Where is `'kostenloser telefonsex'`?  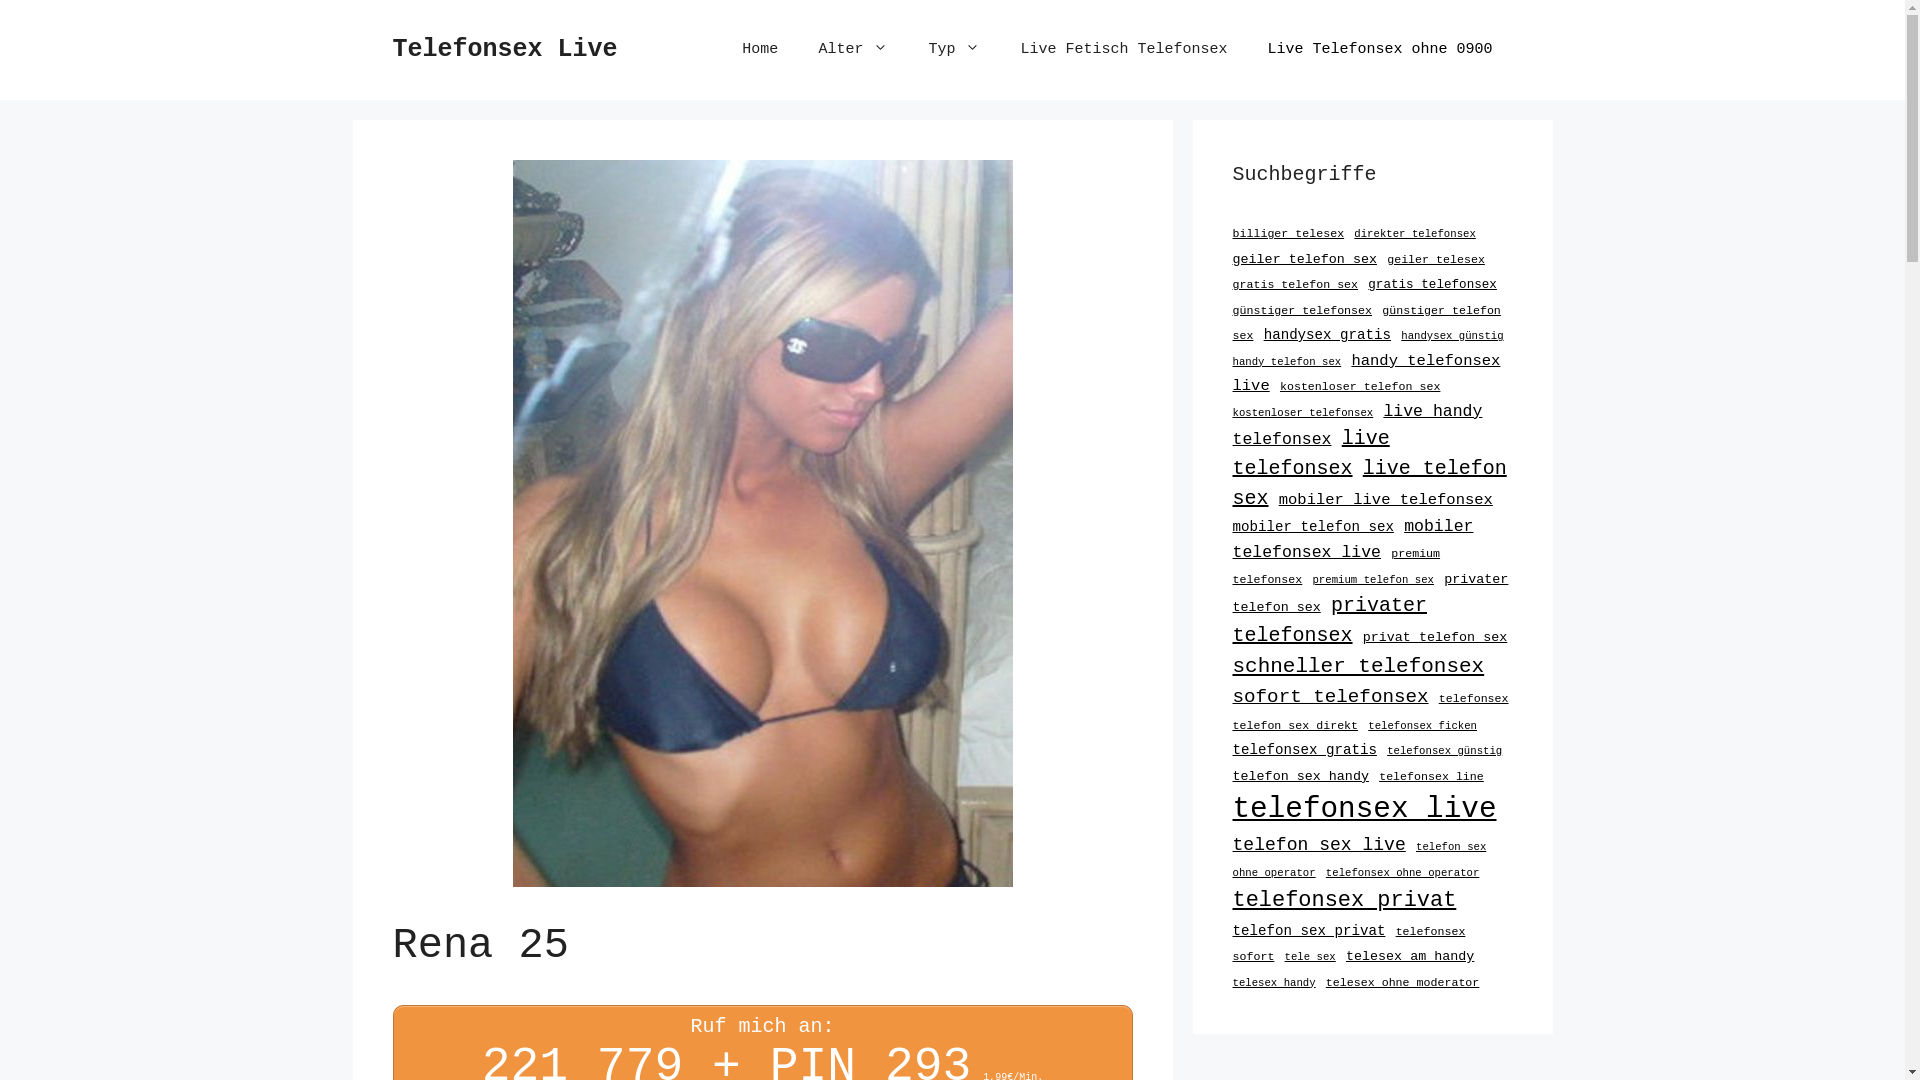 'kostenloser telefonsex' is located at coordinates (1302, 411).